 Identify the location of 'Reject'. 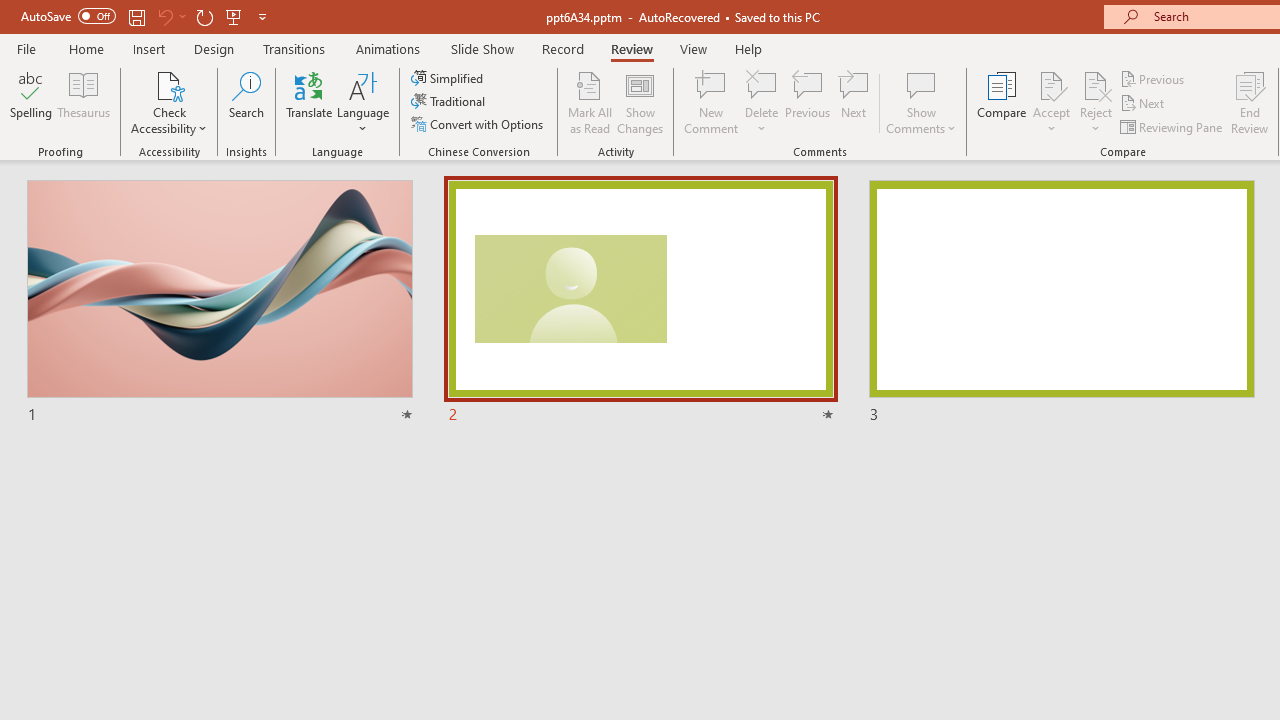
(1095, 103).